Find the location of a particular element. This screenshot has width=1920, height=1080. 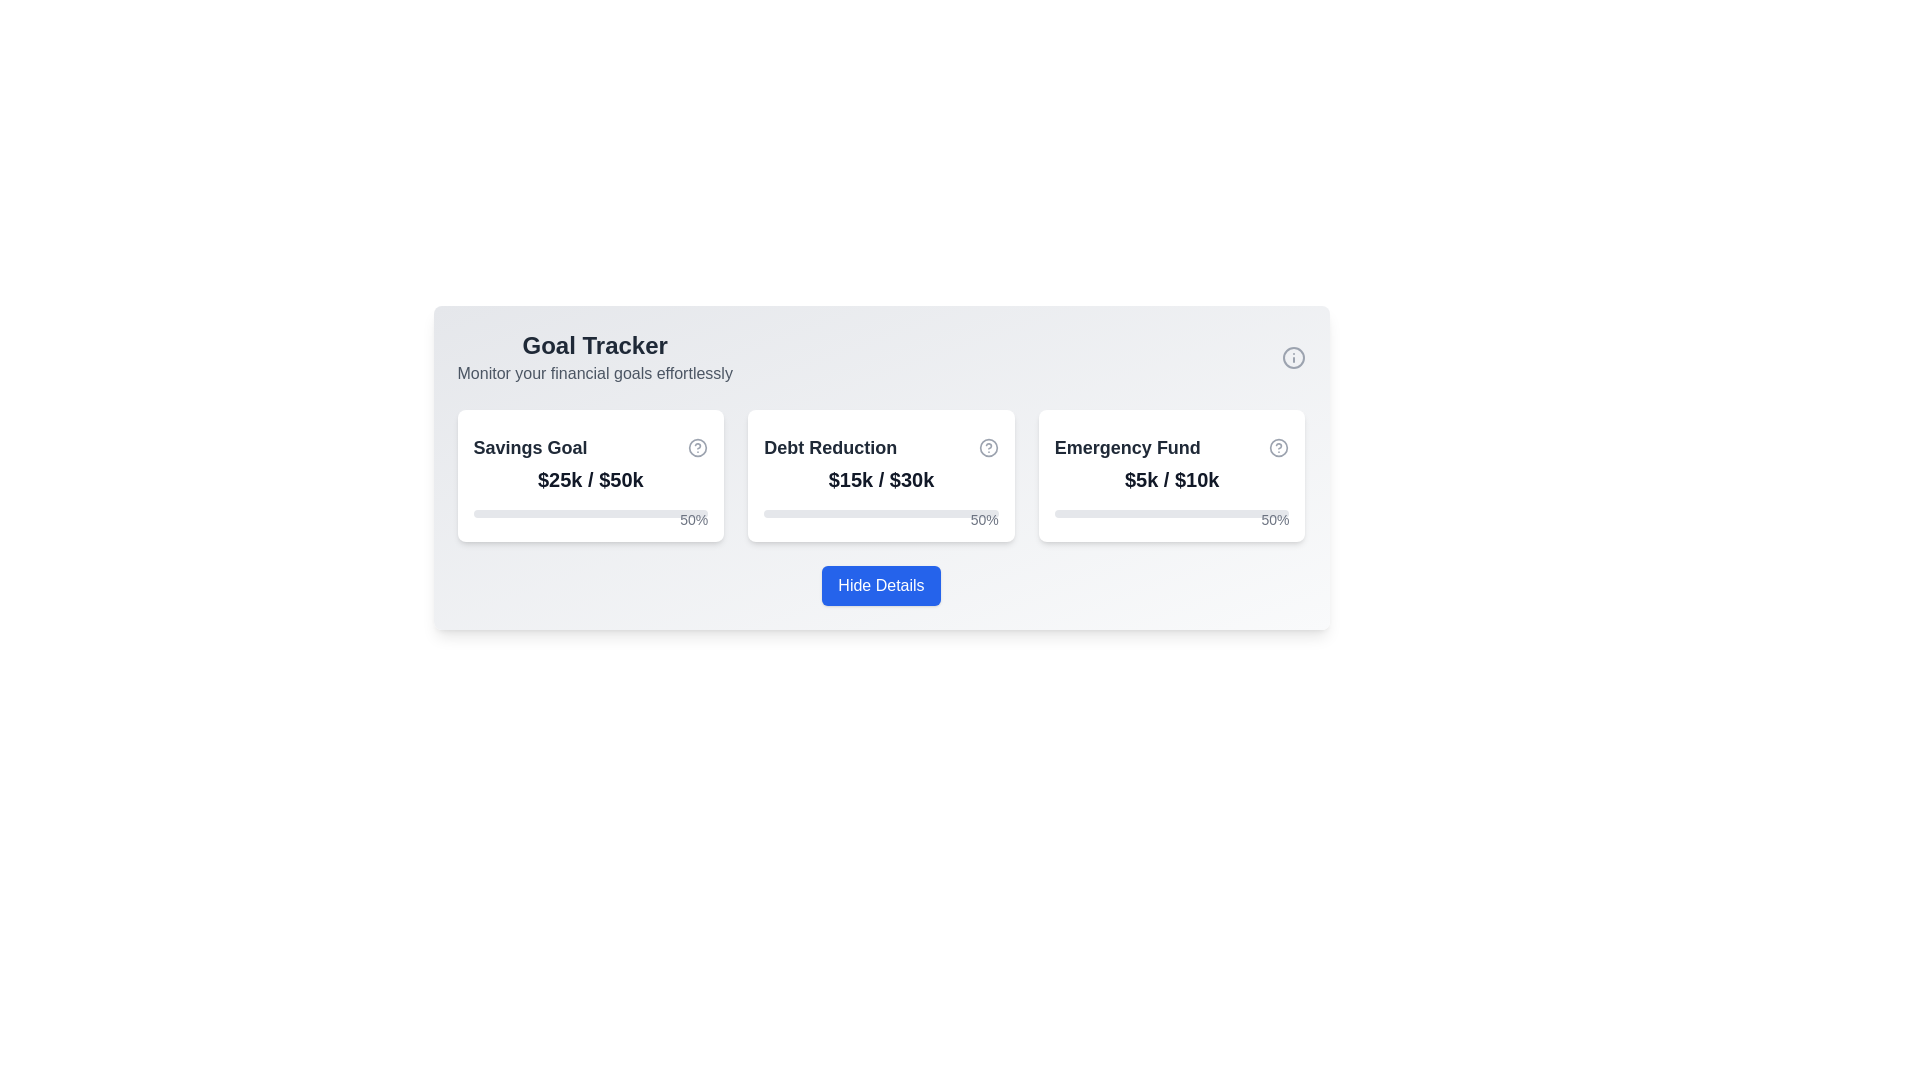

the text label displaying the financial data for the 'Emergency Fund' goal, which is located below the title and above the progress bar is located at coordinates (1172, 479).